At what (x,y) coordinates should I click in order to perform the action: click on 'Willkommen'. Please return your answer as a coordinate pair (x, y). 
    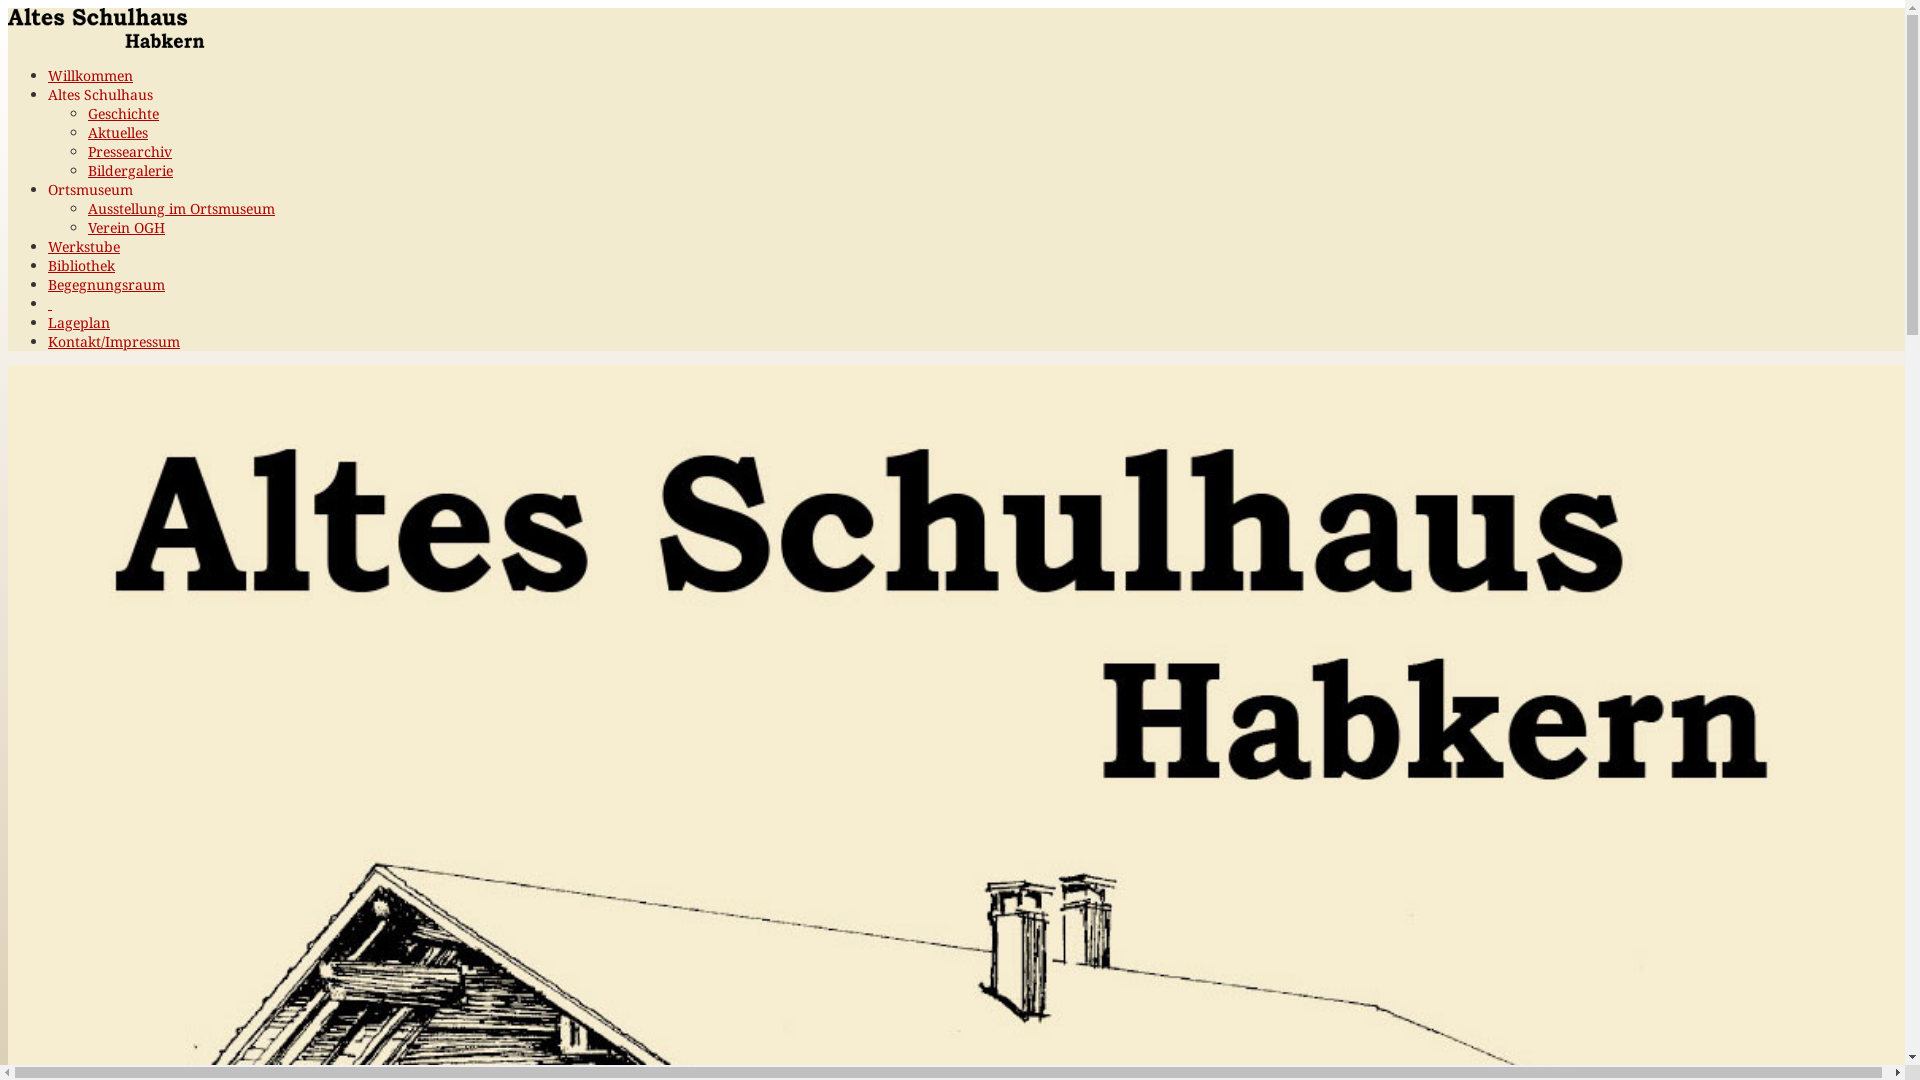
    Looking at the image, I should click on (48, 74).